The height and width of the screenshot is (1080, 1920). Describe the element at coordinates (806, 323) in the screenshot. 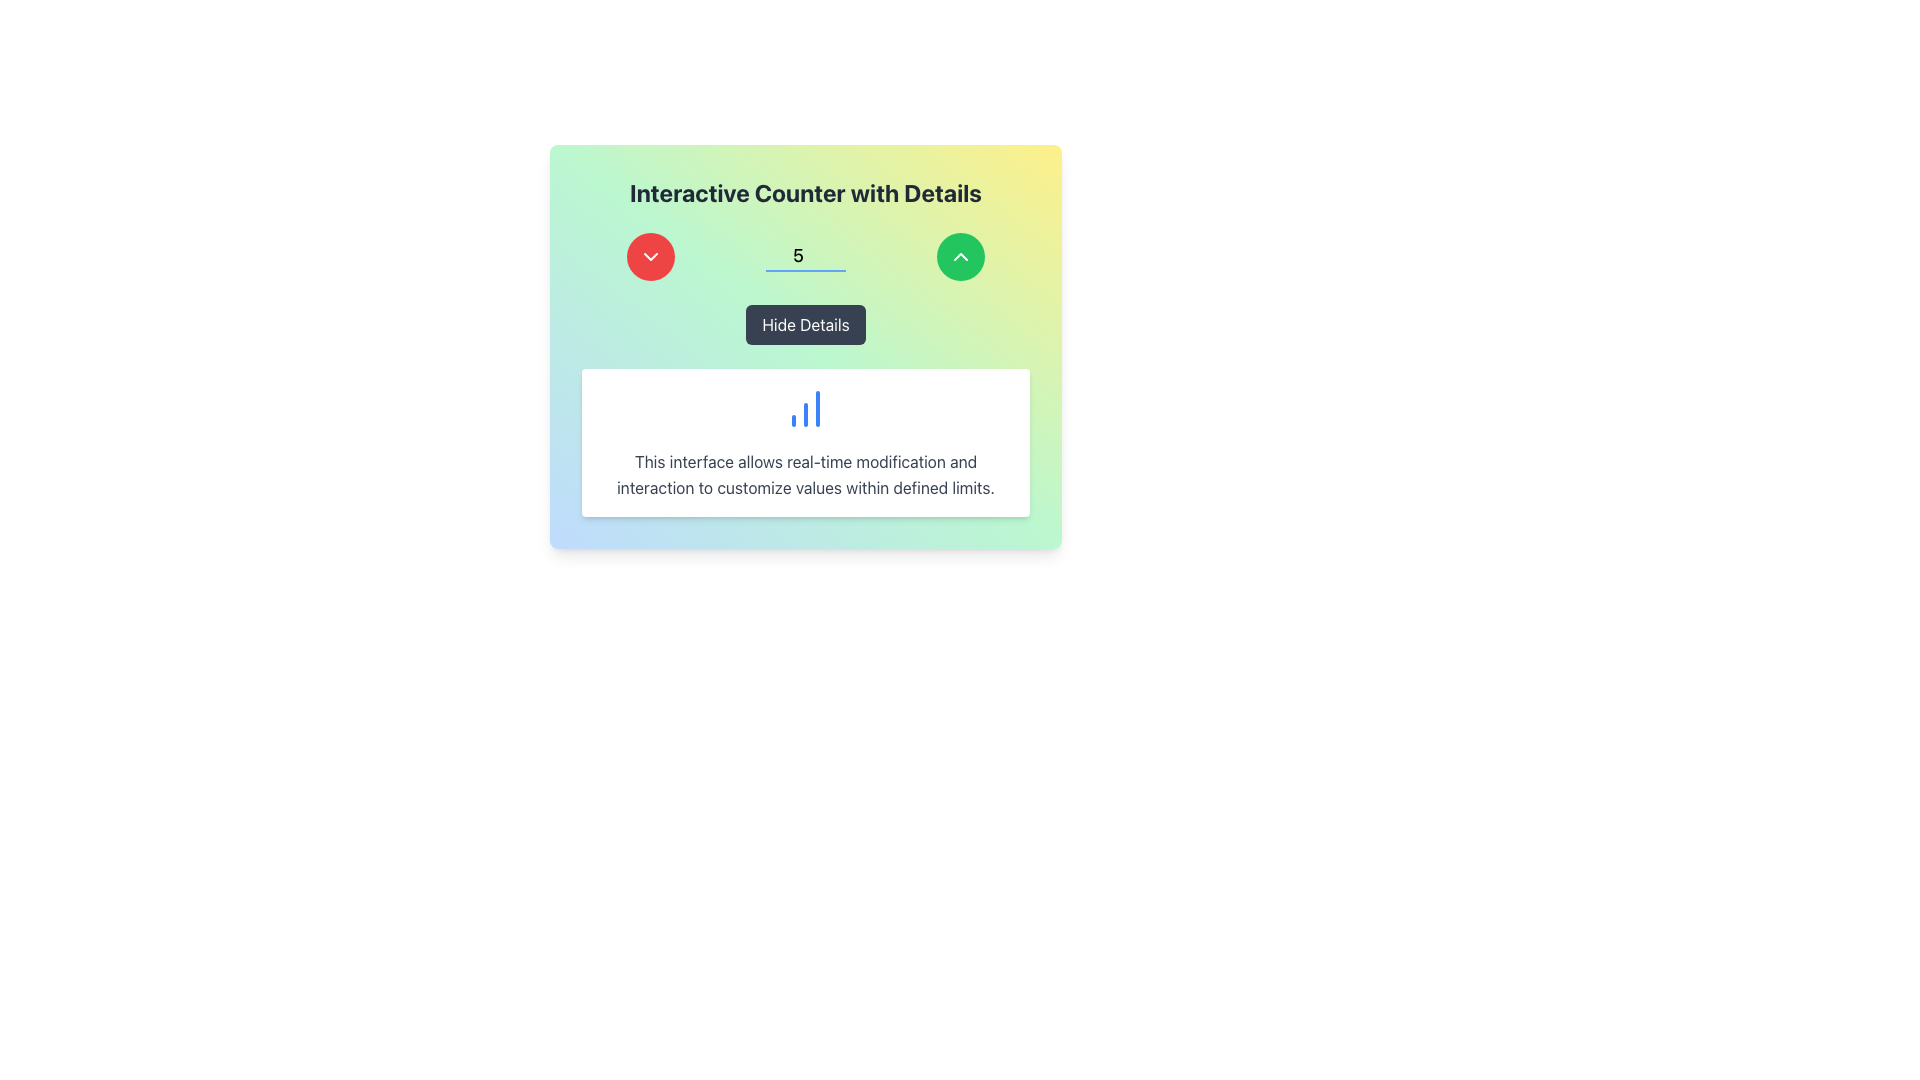

I see `the 'Hide Details' button, which is a rectangular button with a dark gray background and white text, located within the 'Interactive Counter with Details' panel` at that location.